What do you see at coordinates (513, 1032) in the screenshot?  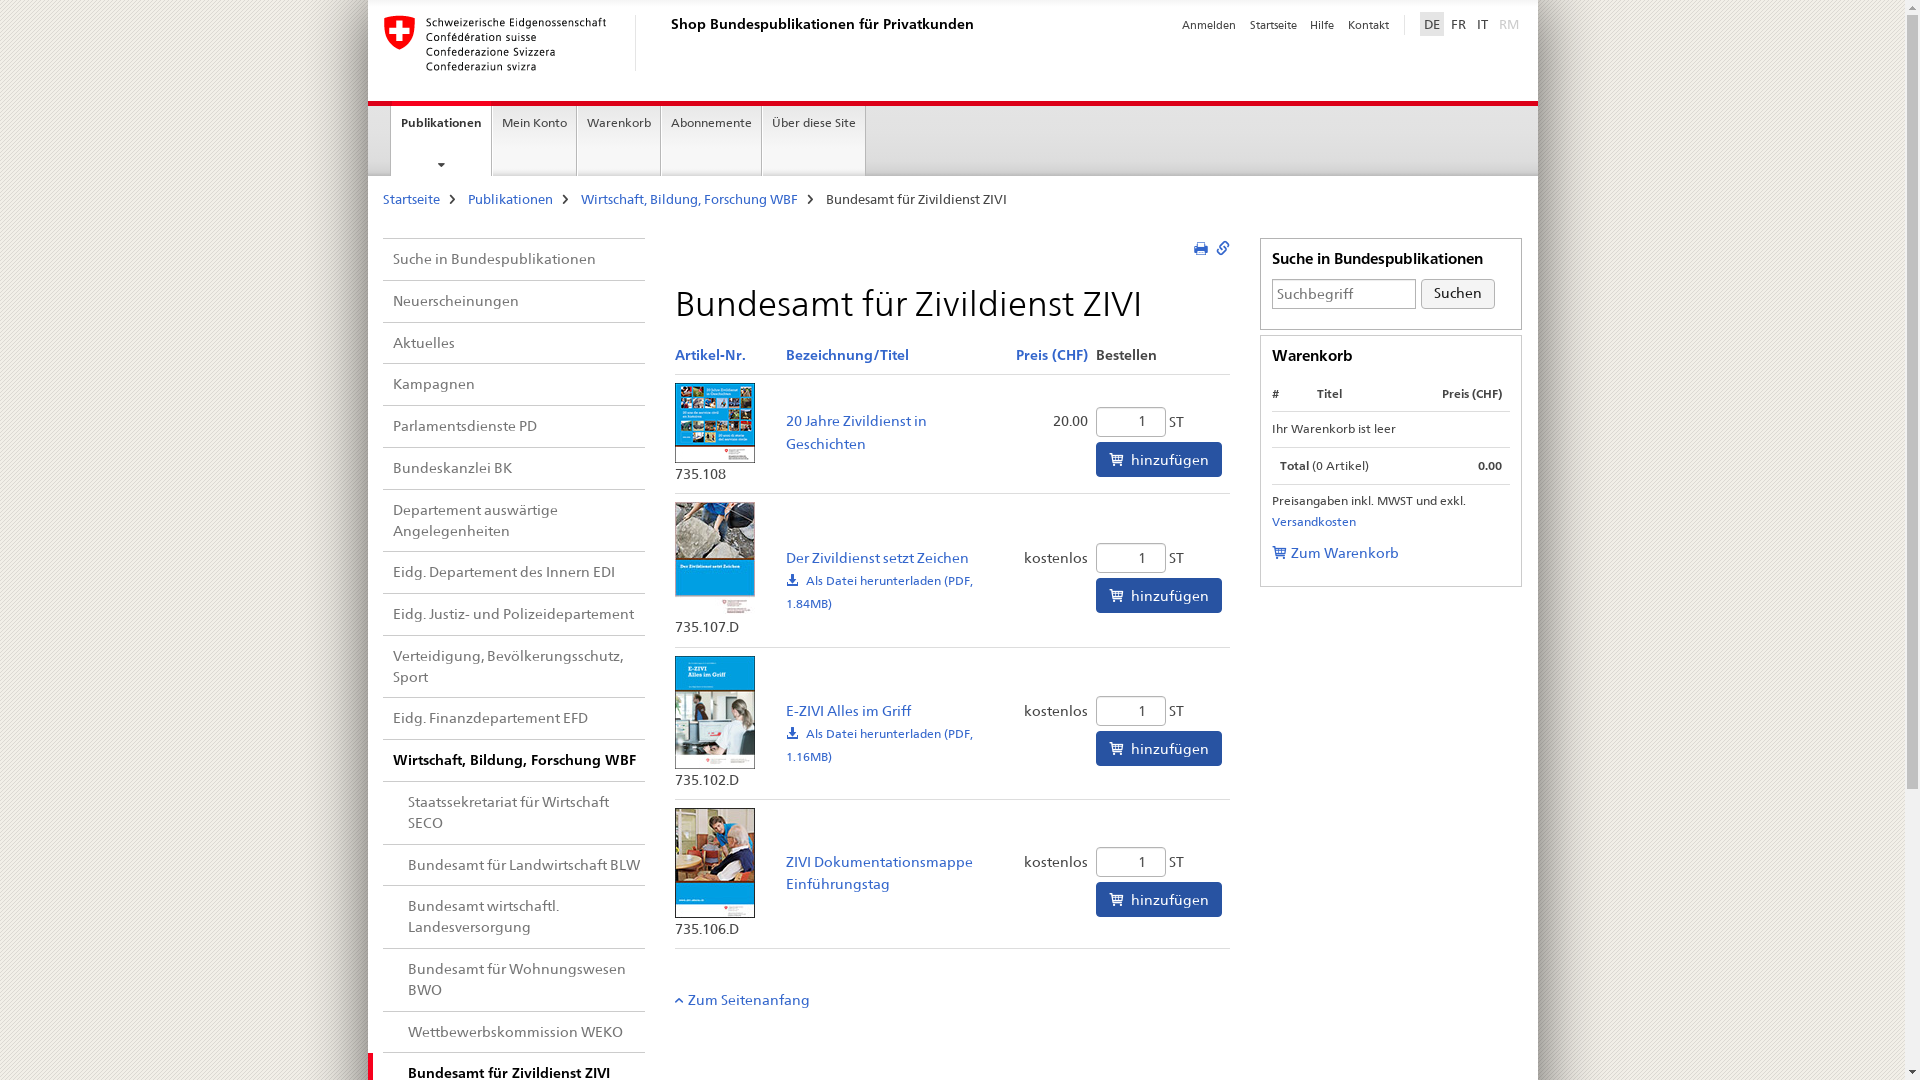 I see `'Wettbewerbskommission WEKO'` at bounding box center [513, 1032].